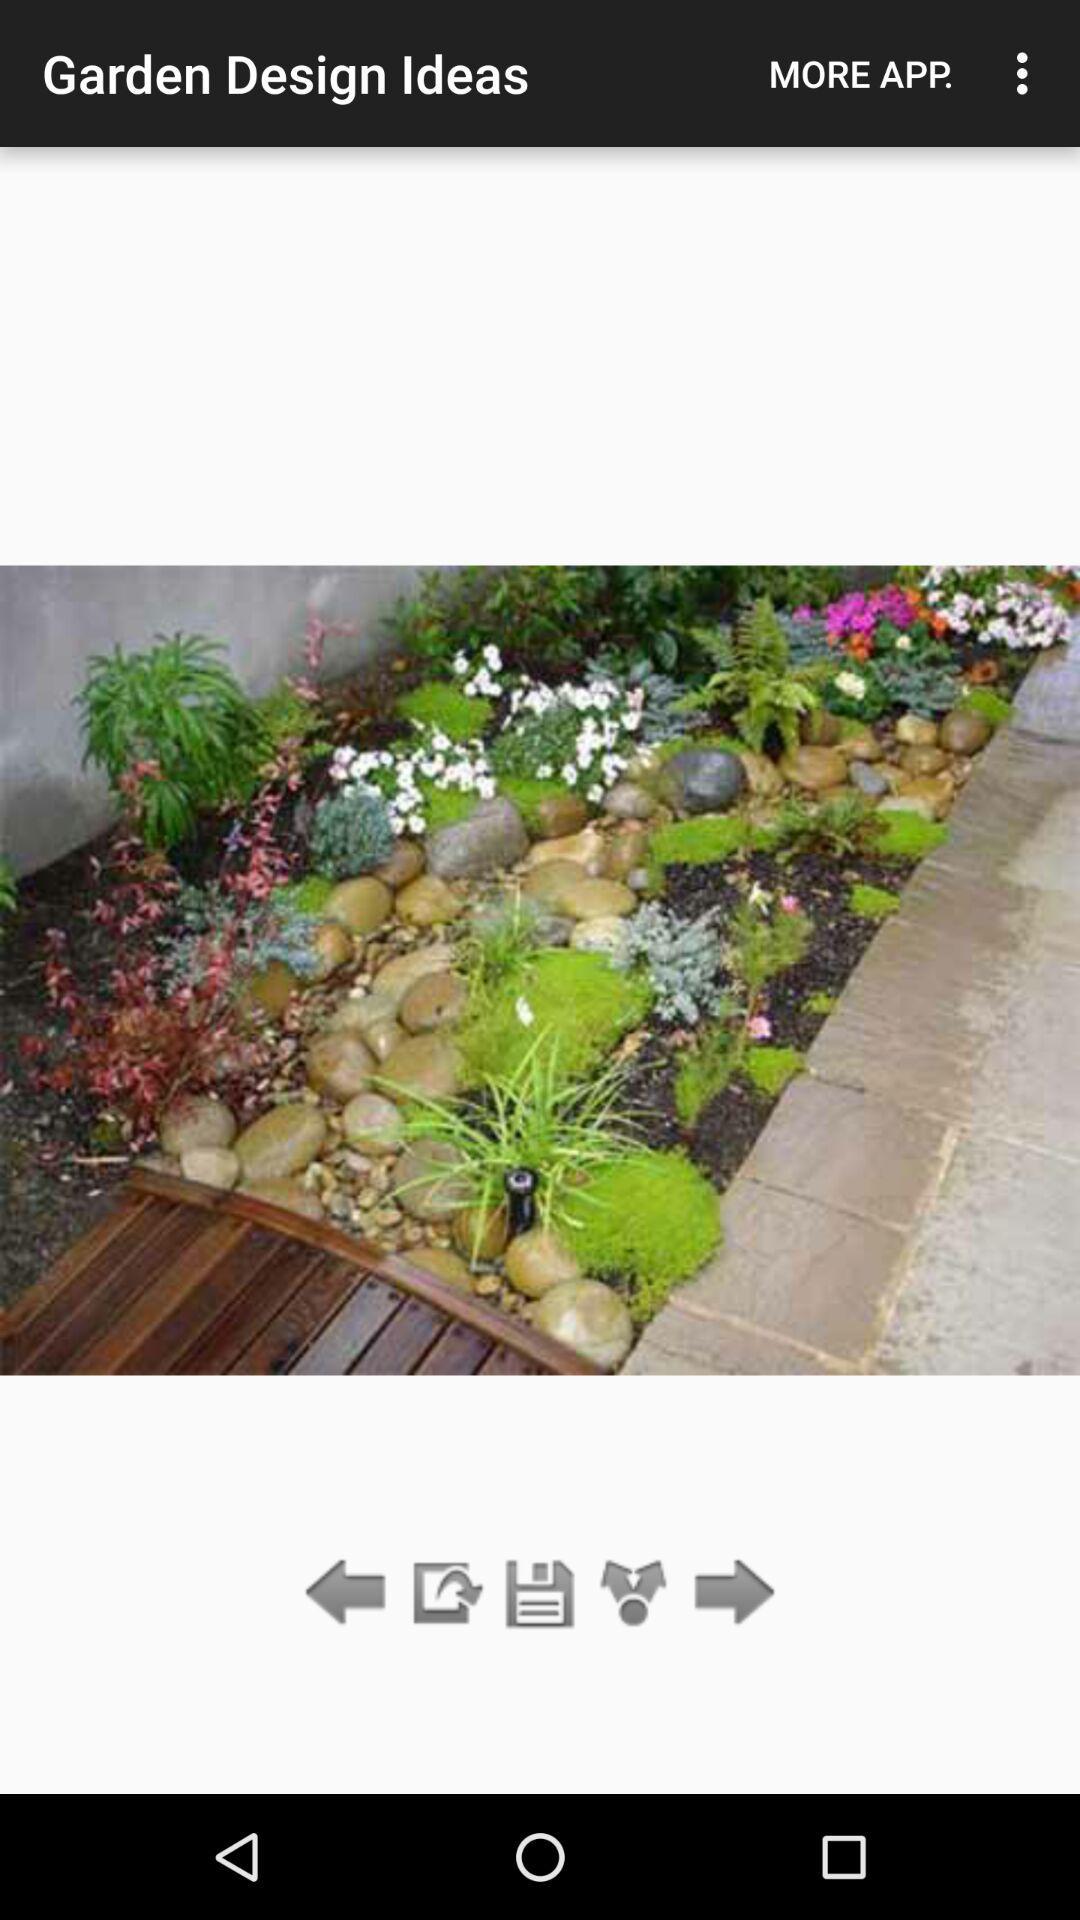  I want to click on icon at the bottom right corner, so click(729, 1593).